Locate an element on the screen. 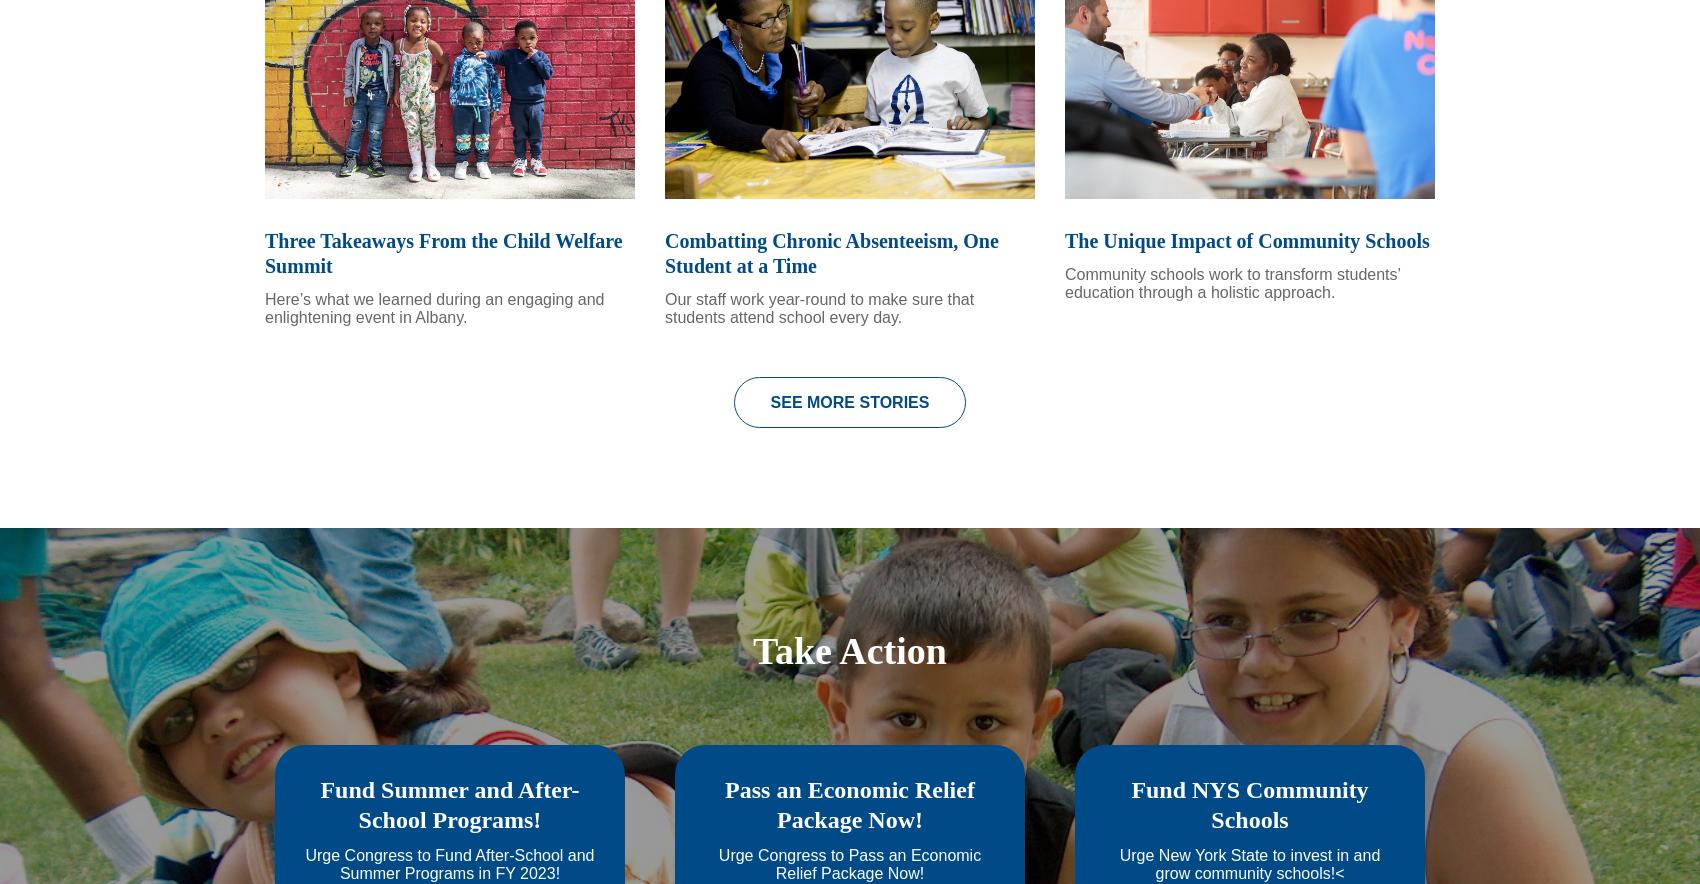 This screenshot has width=1700, height=884. 'Our staff work year-round to make sure that students attend school every day.' is located at coordinates (818, 333).